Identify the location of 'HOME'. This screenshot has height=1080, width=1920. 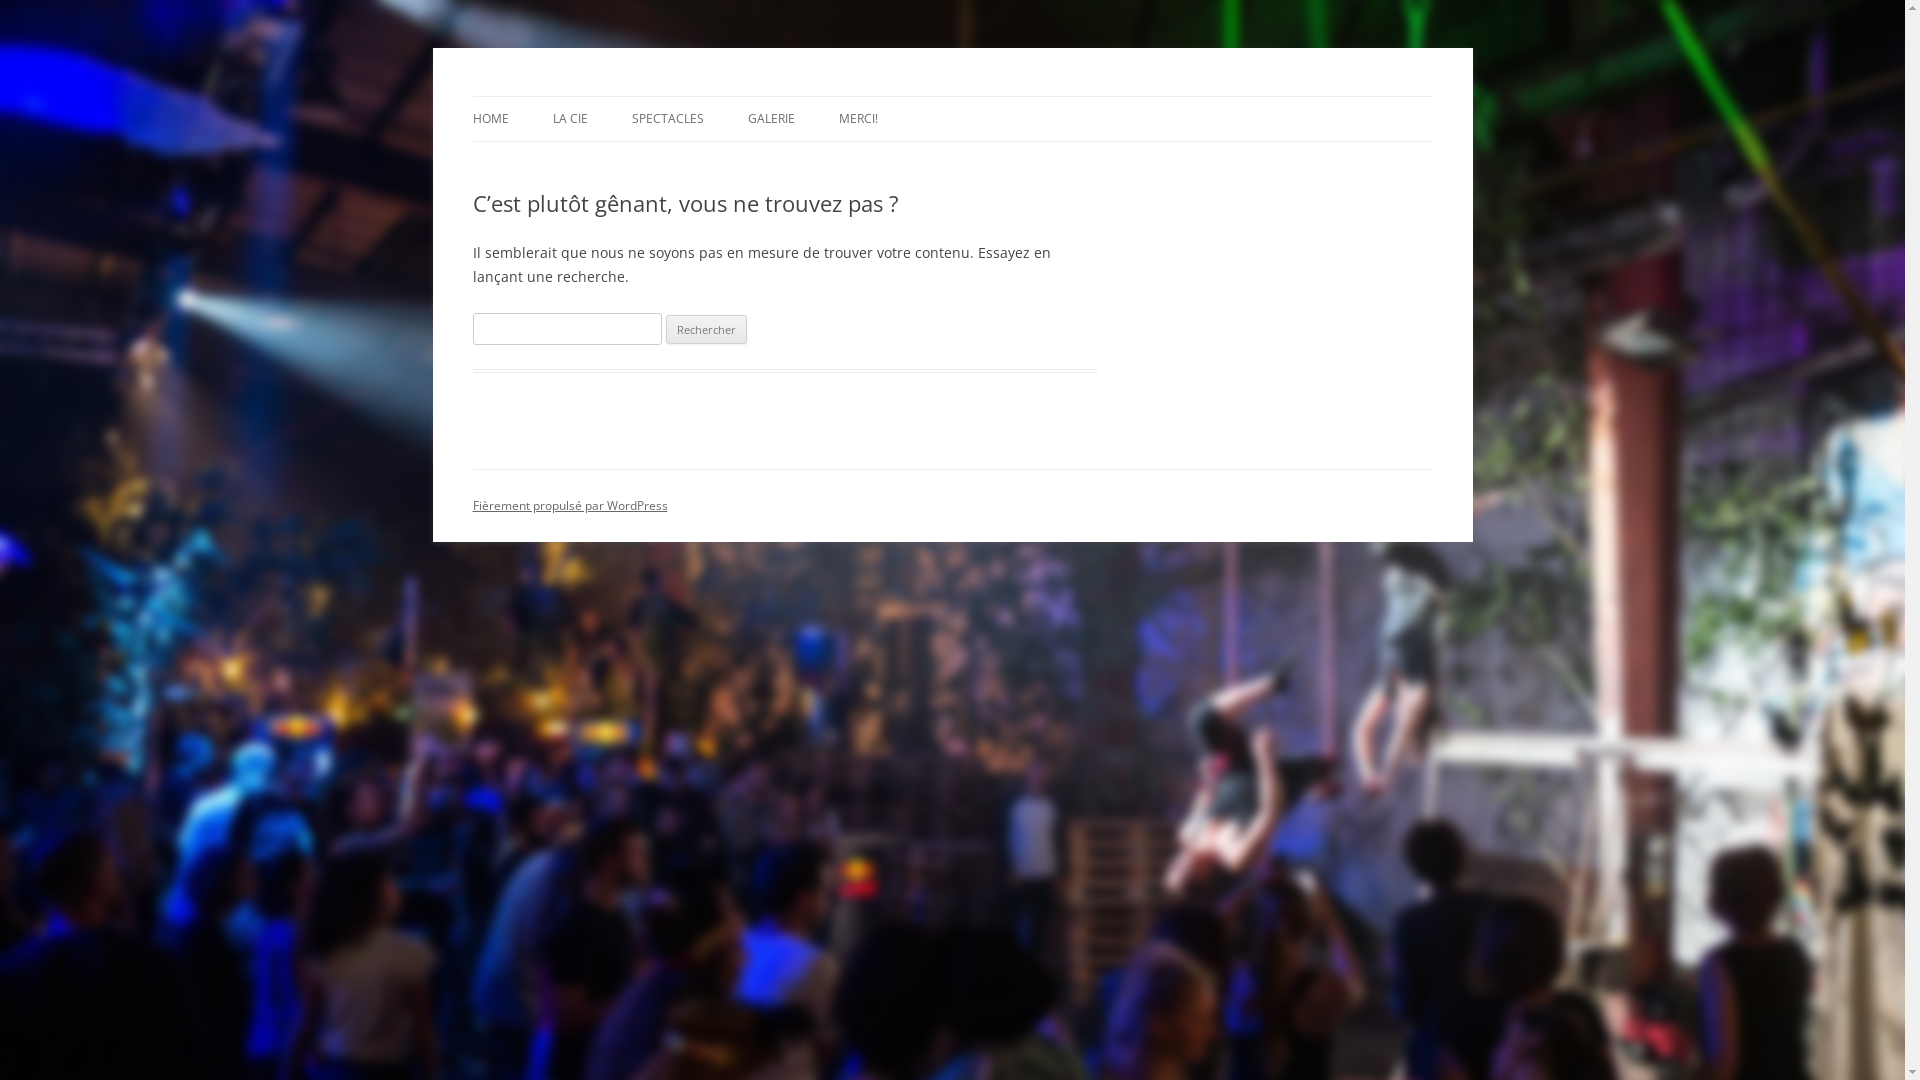
(489, 119).